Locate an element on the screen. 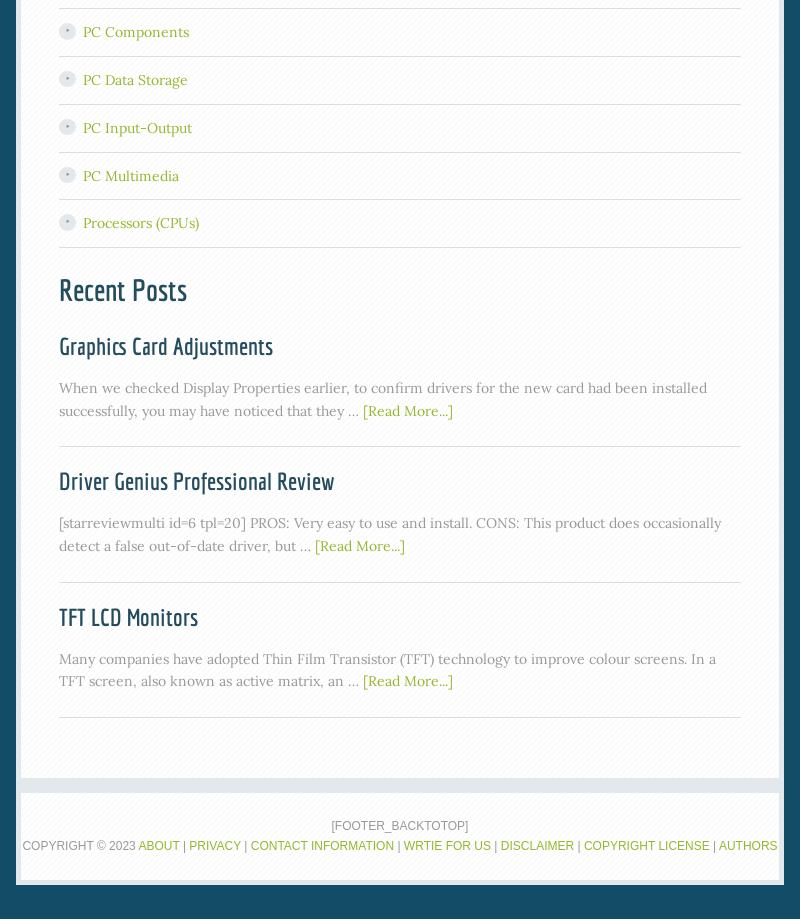  'Contact Information' is located at coordinates (321, 844).